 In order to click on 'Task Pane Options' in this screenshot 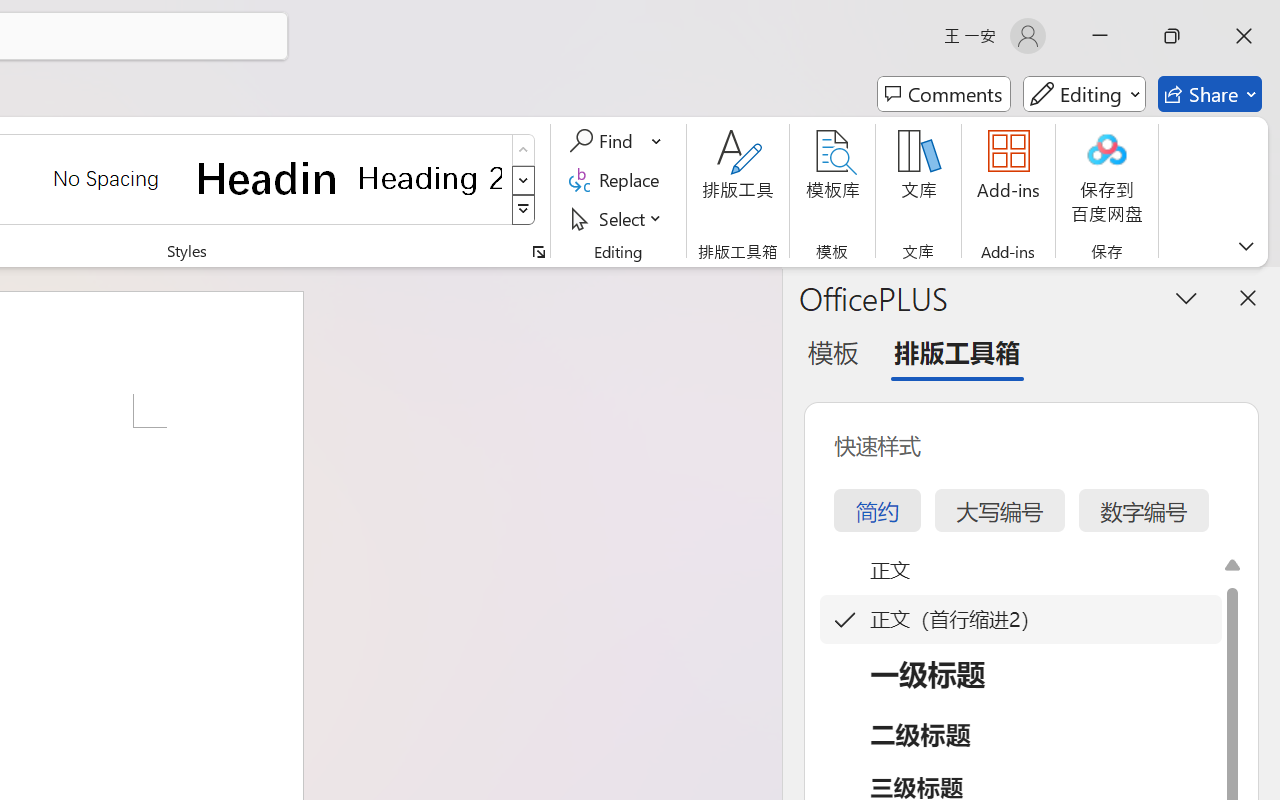, I will do `click(1187, 297)`.